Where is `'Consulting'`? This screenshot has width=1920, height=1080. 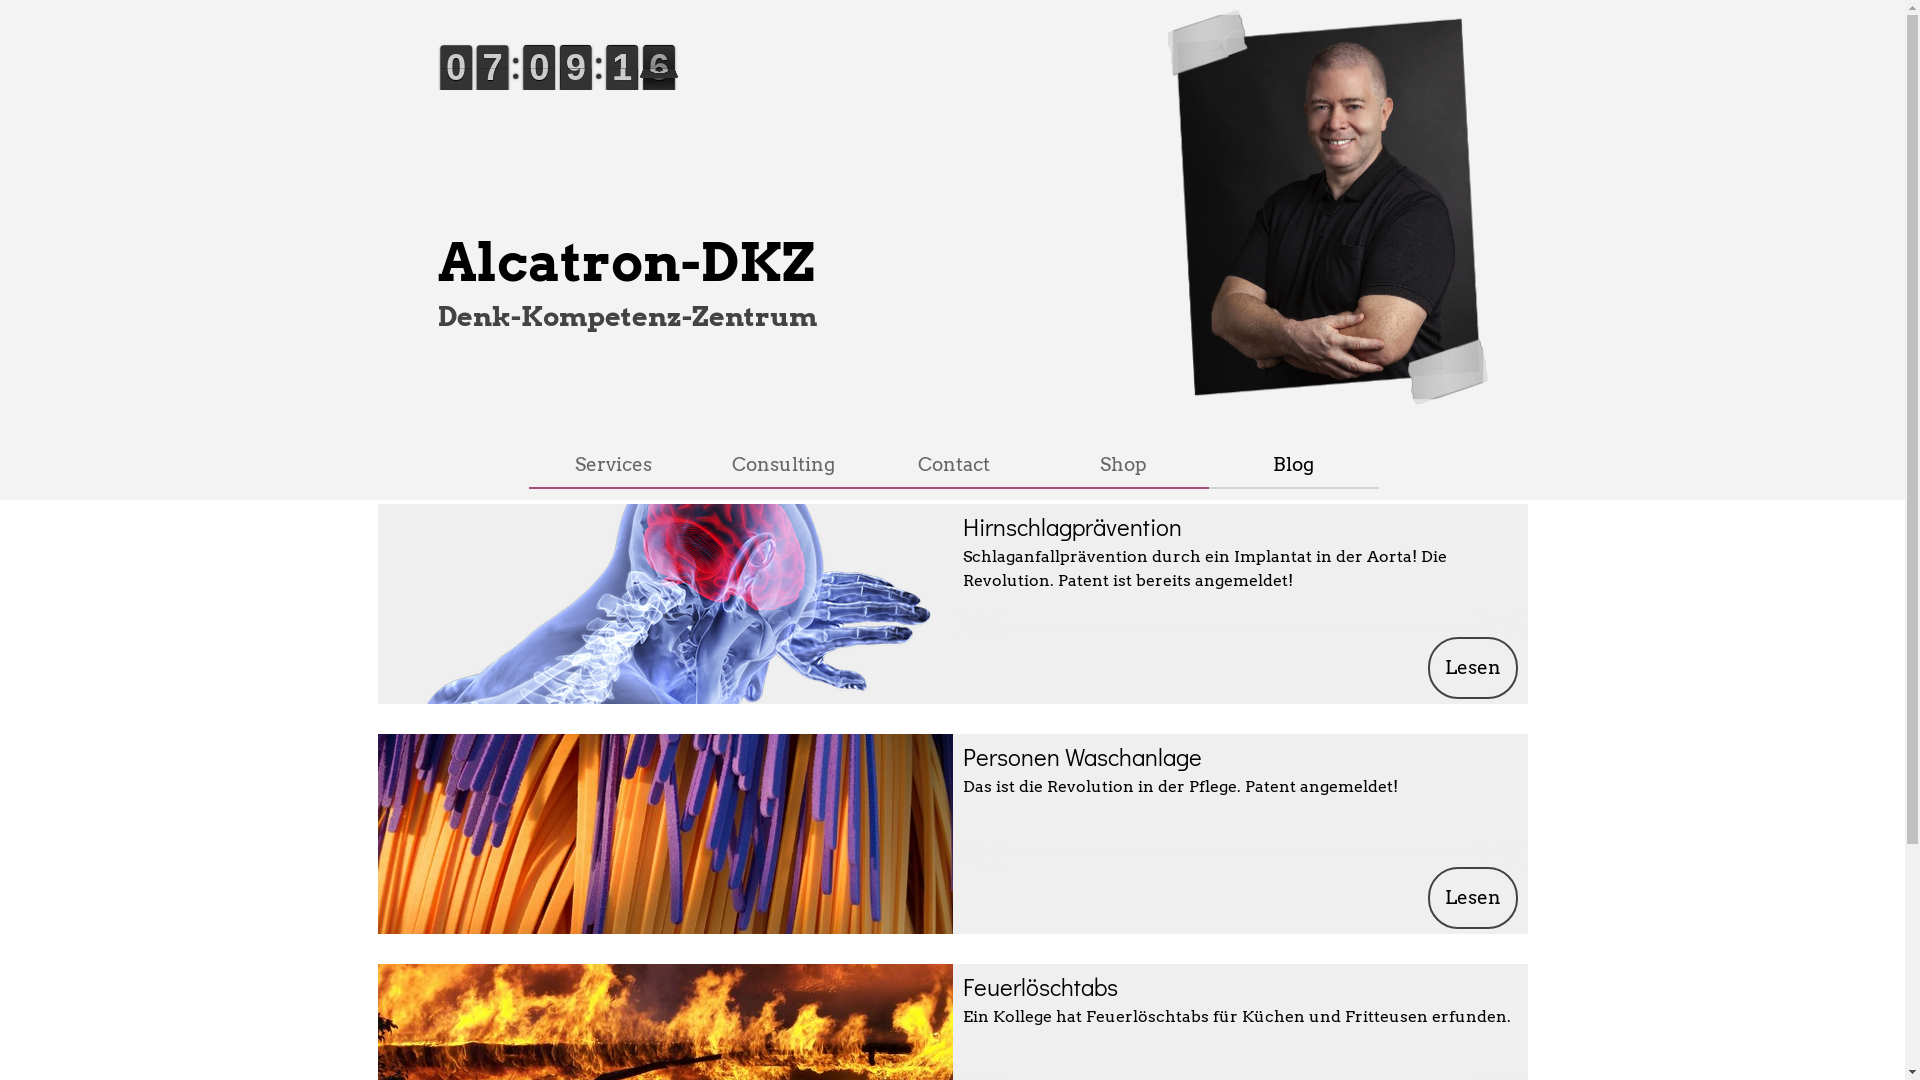 'Consulting' is located at coordinates (781, 464).